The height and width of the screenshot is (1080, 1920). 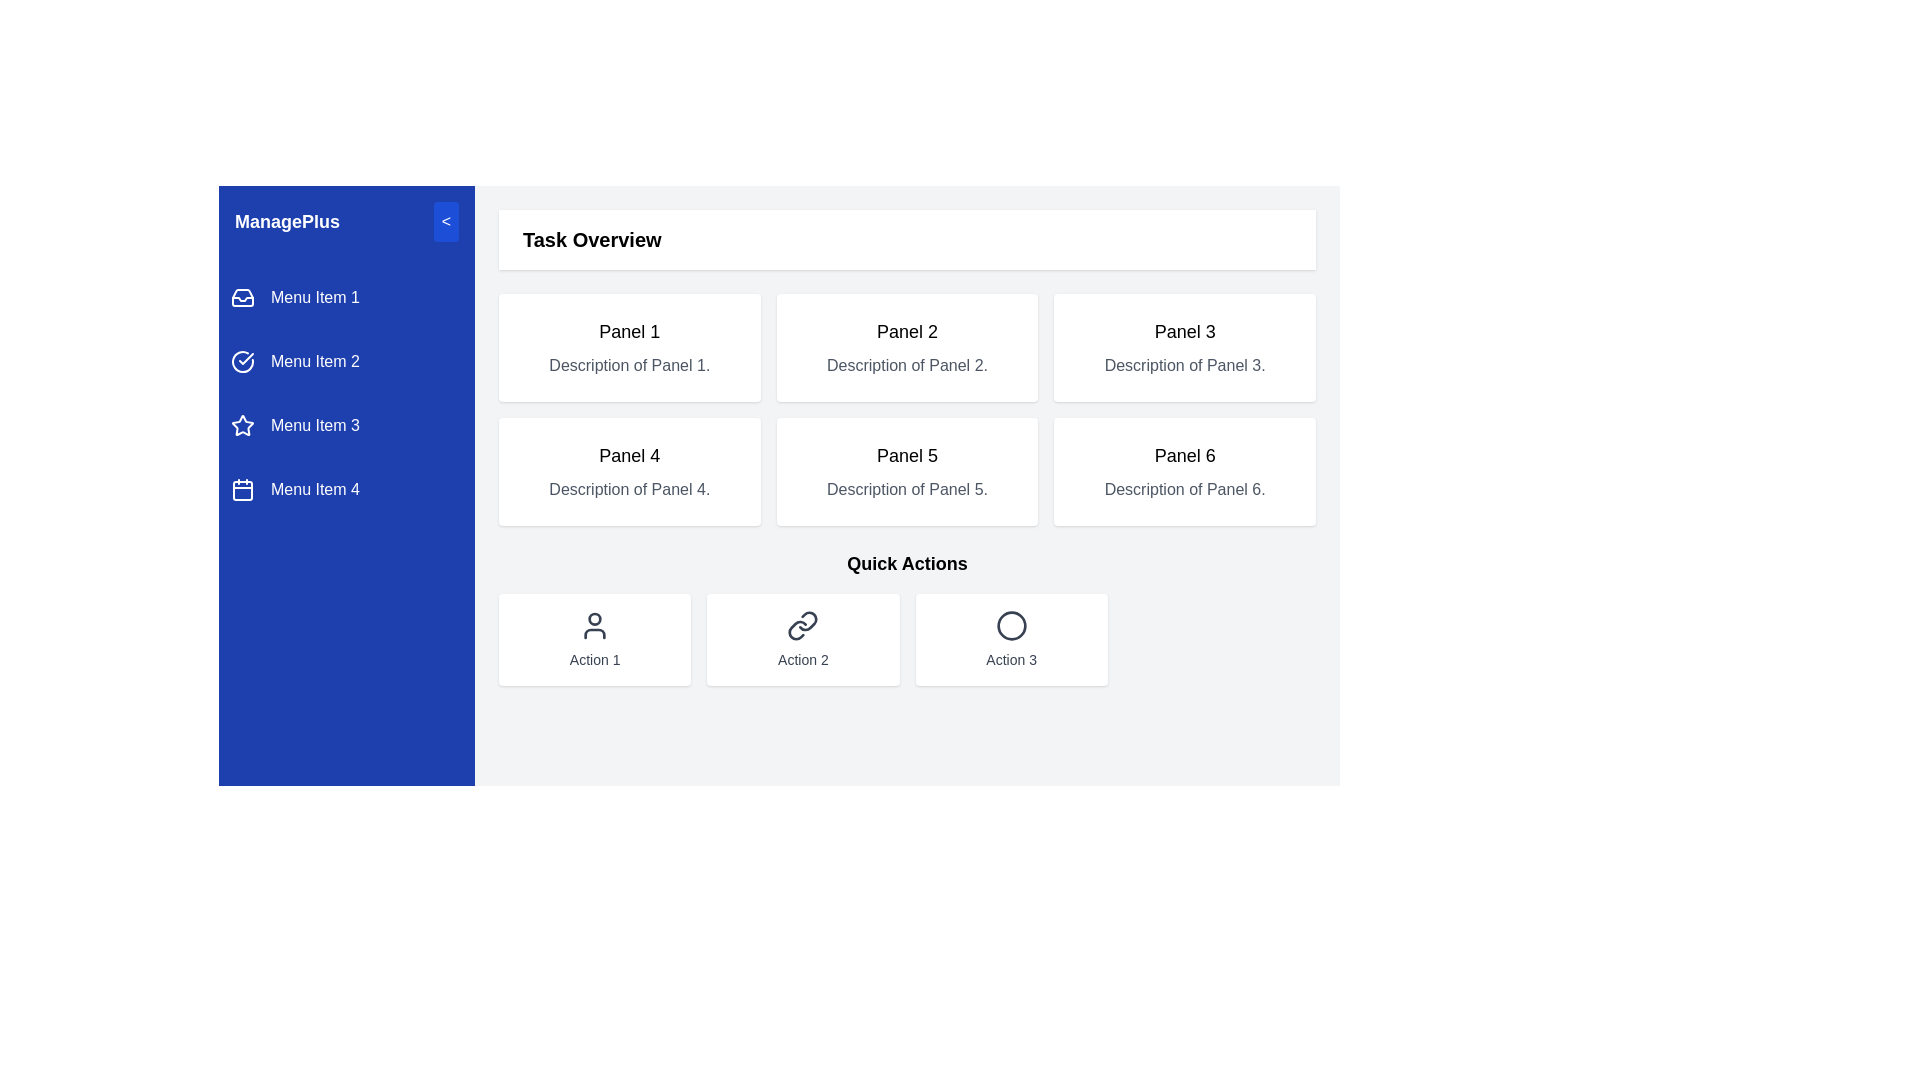 What do you see at coordinates (628, 346) in the screenshot?
I see `title and description of the informative panel titled 'Panel 1', which is the first item in the grid layout under the 'Task Overview'` at bounding box center [628, 346].